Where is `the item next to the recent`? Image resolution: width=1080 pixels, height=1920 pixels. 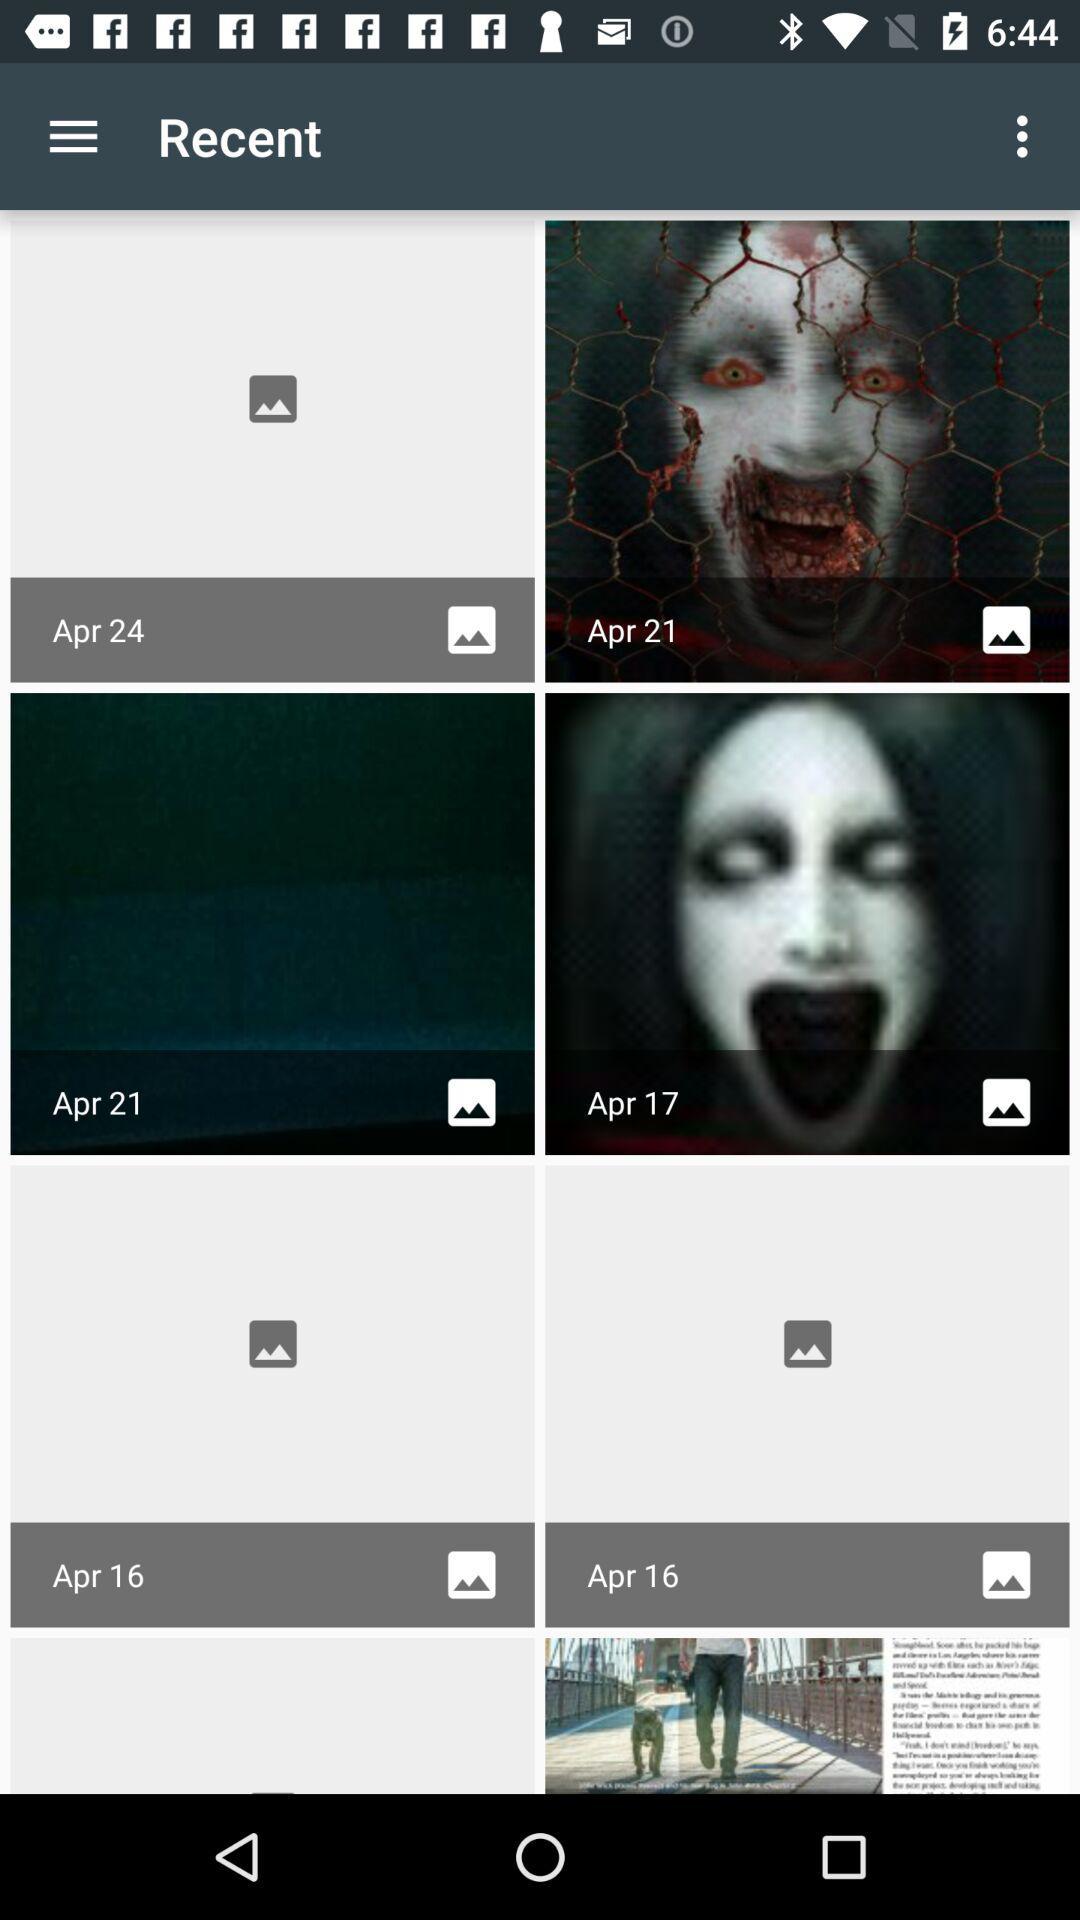
the item next to the recent is located at coordinates (72, 135).